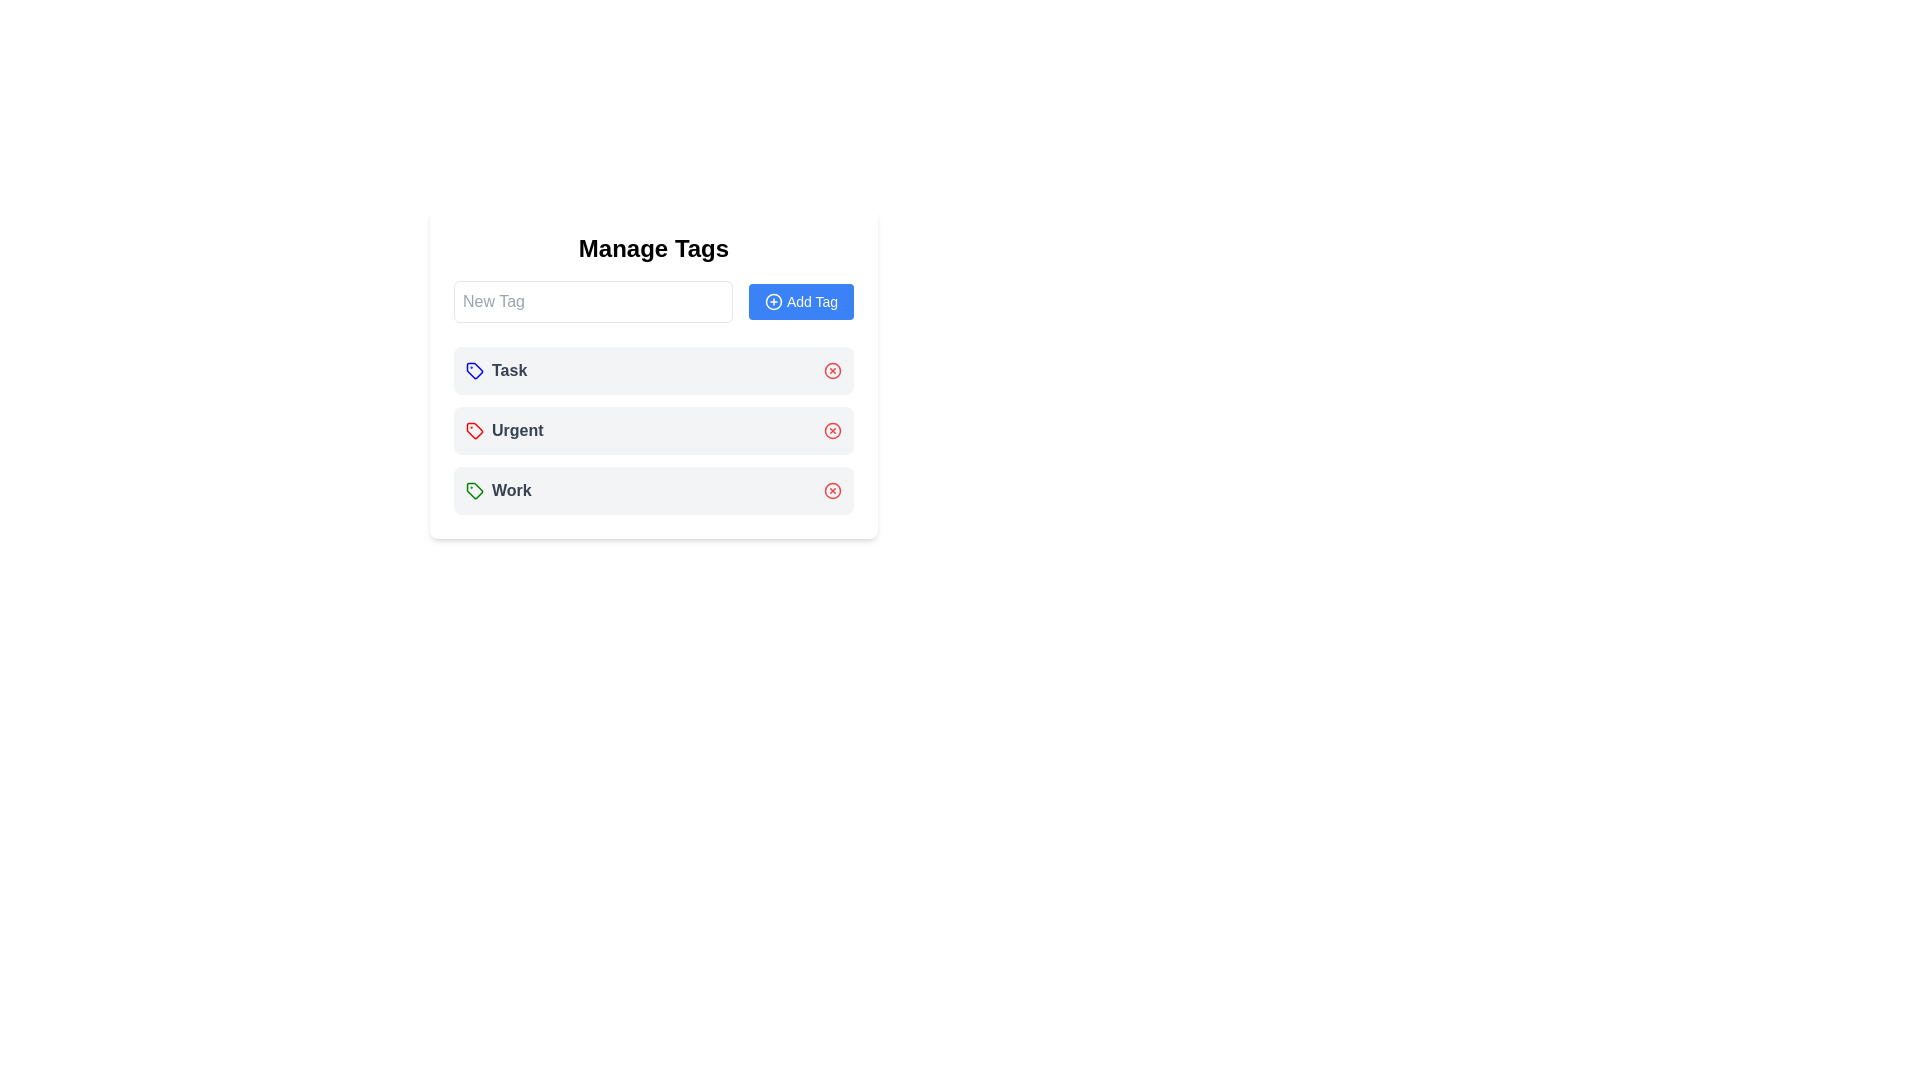 The image size is (1920, 1080). I want to click on the text label that reads 'Urgent.' It is styled with a medium font size, bold weight, and gray color, positioned between the tags 'Task' and 'Work' within a vertical list, so click(517, 430).